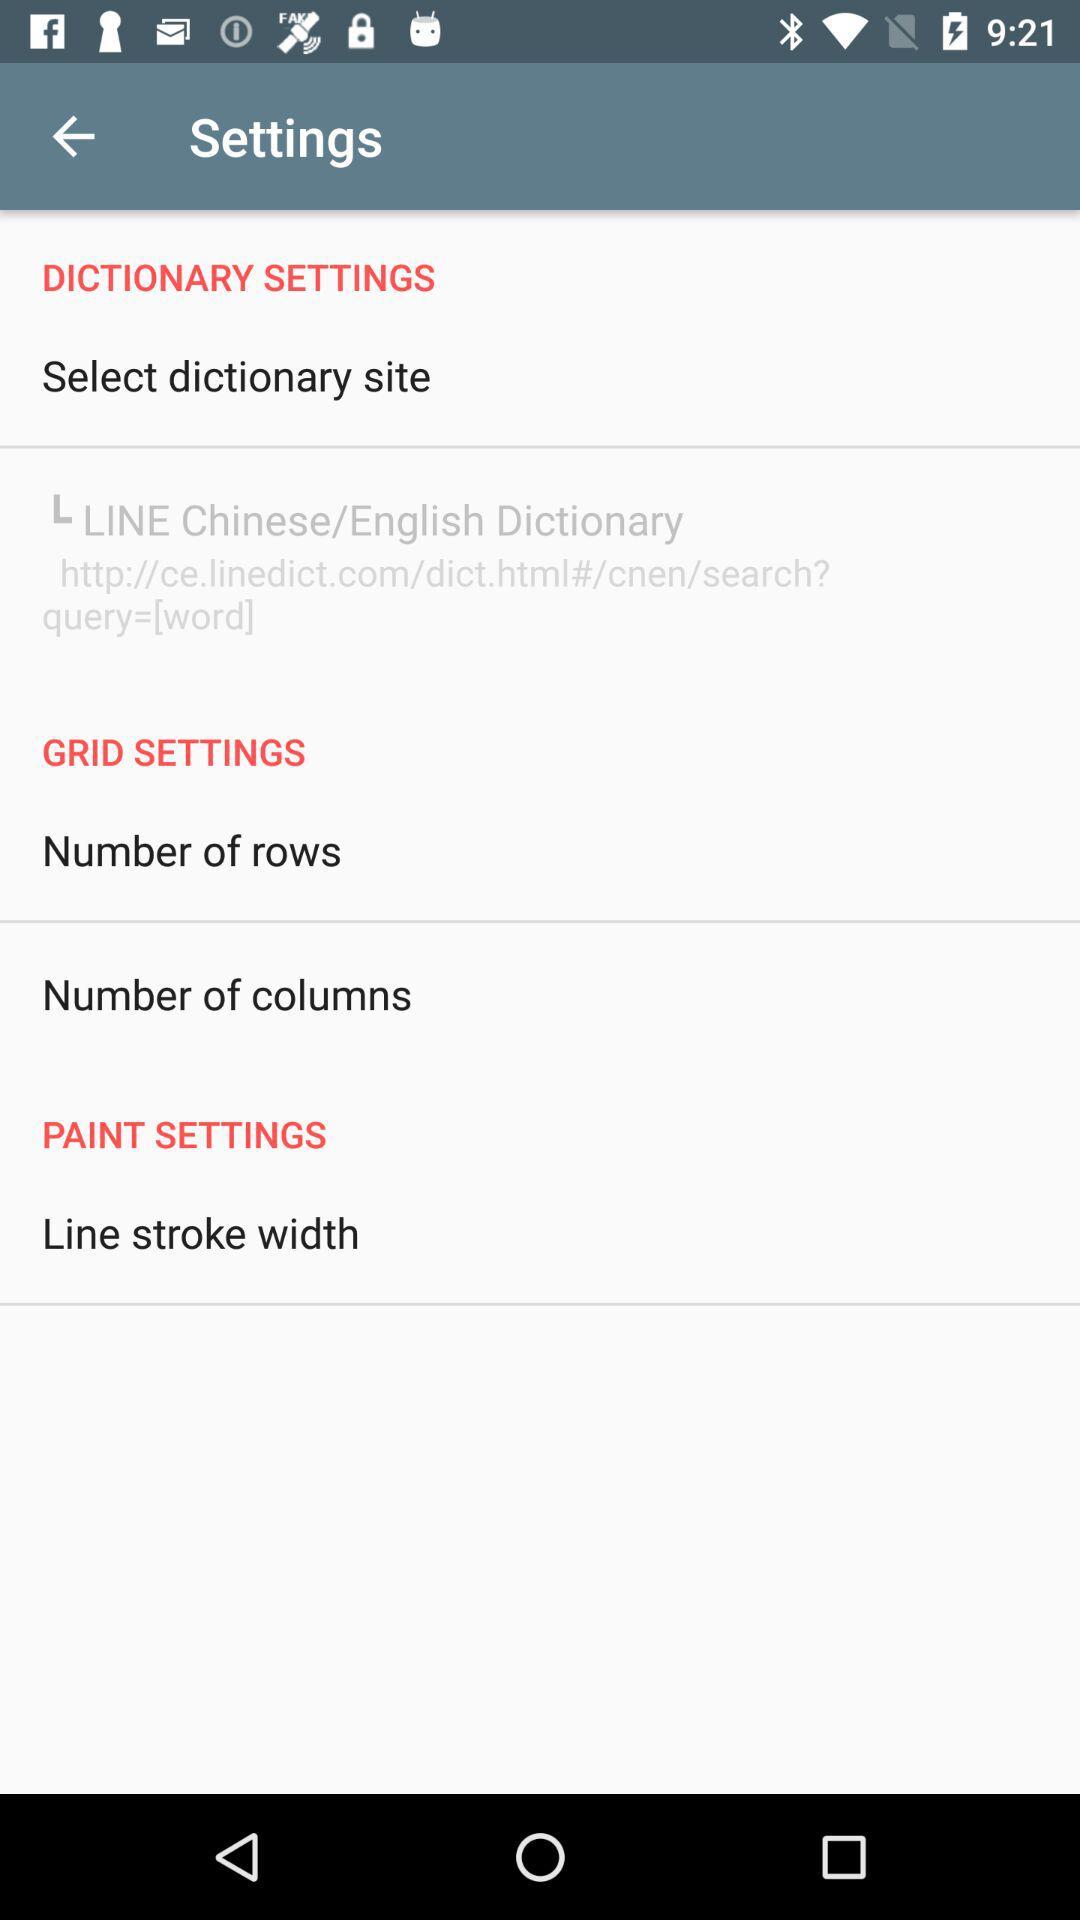  What do you see at coordinates (72, 135) in the screenshot?
I see `the icon next to settings` at bounding box center [72, 135].